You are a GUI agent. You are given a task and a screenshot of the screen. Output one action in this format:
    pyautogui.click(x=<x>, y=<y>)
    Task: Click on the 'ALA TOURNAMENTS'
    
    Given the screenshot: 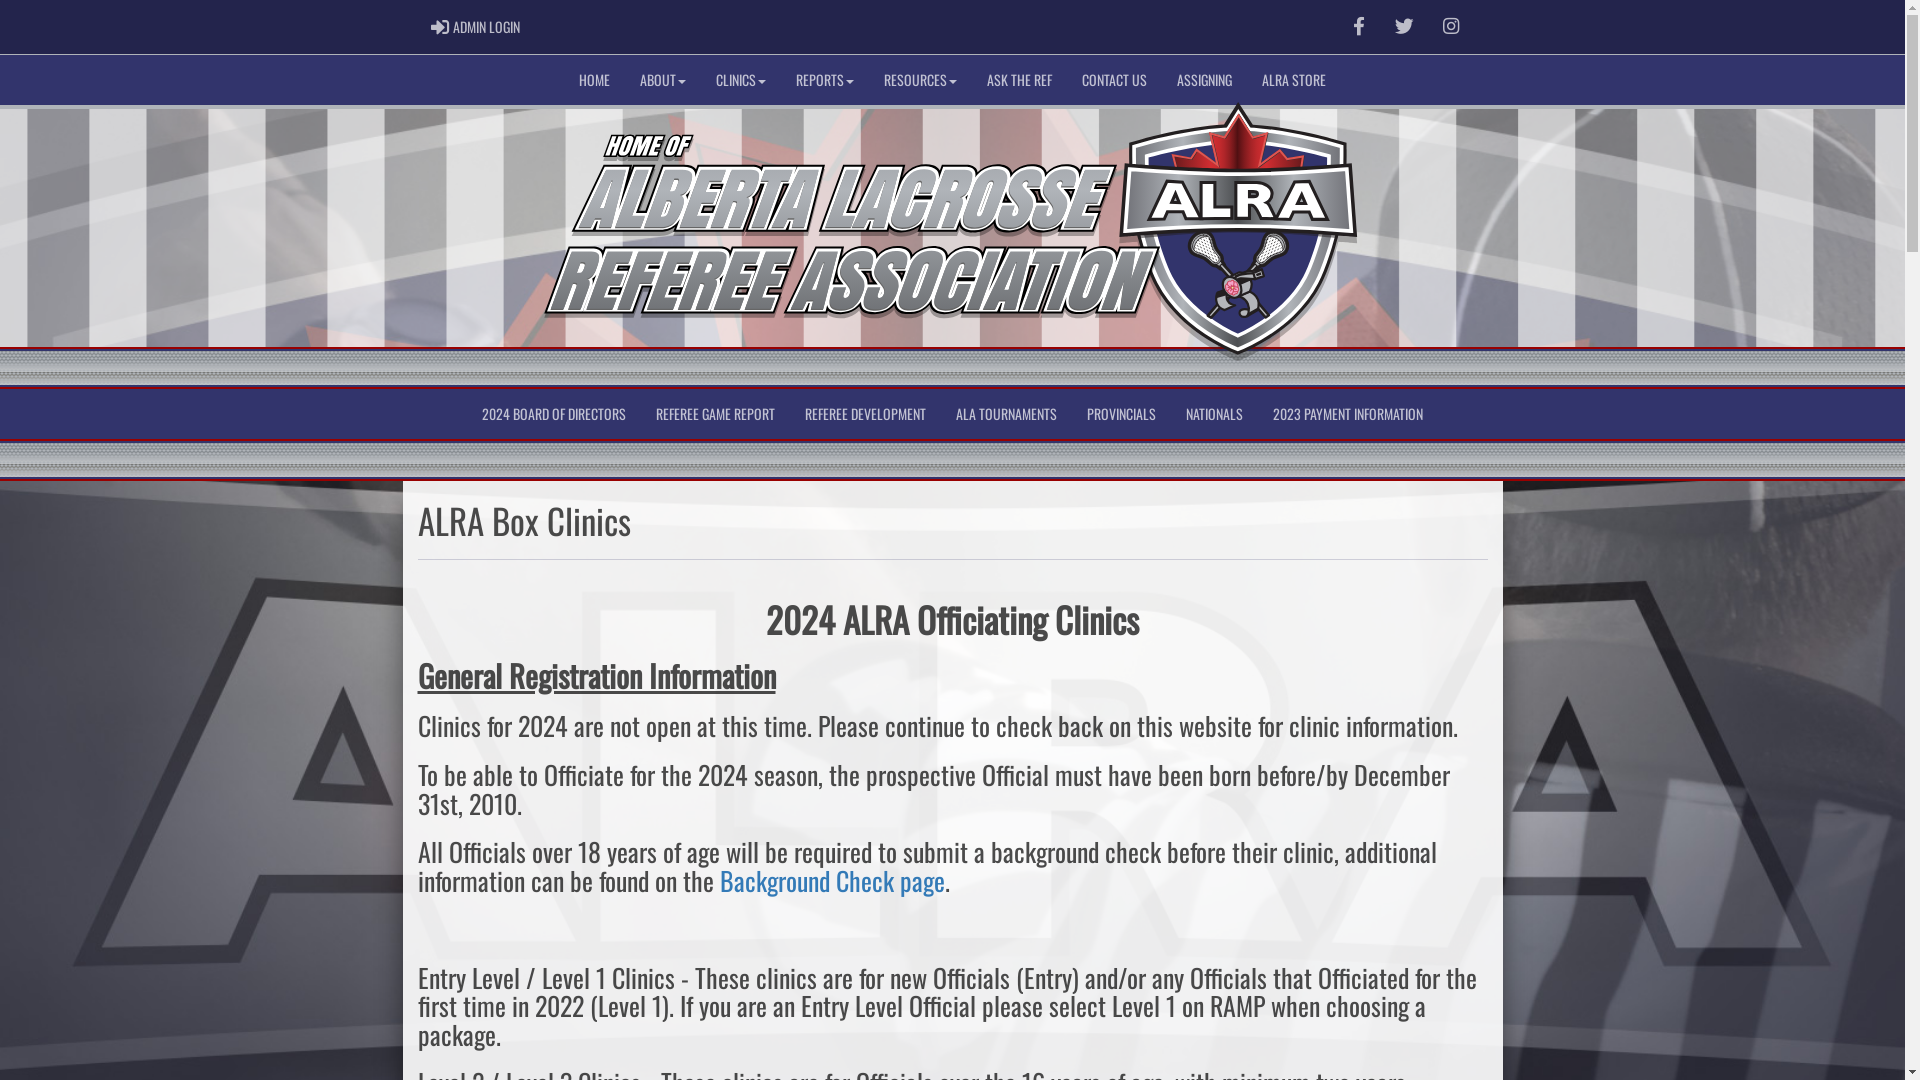 What is the action you would take?
    pyautogui.click(x=939, y=412)
    